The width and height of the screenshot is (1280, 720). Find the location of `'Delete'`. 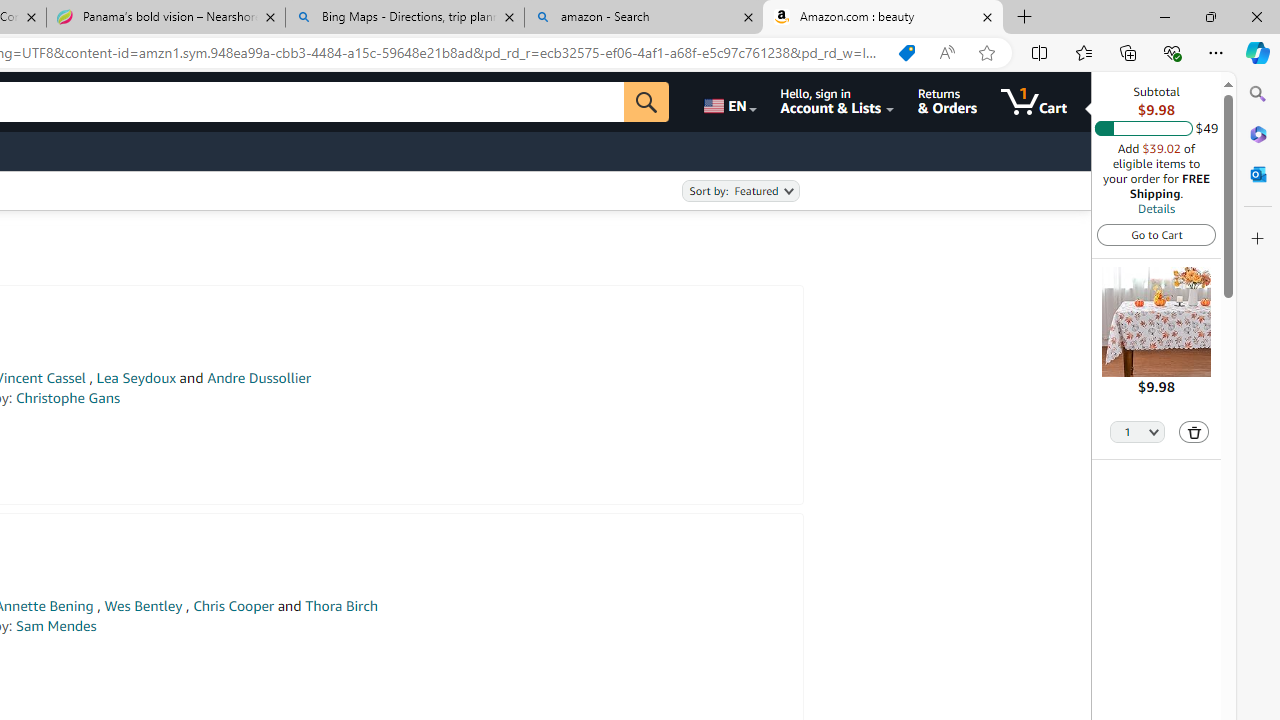

'Delete' is located at coordinates (1194, 431).